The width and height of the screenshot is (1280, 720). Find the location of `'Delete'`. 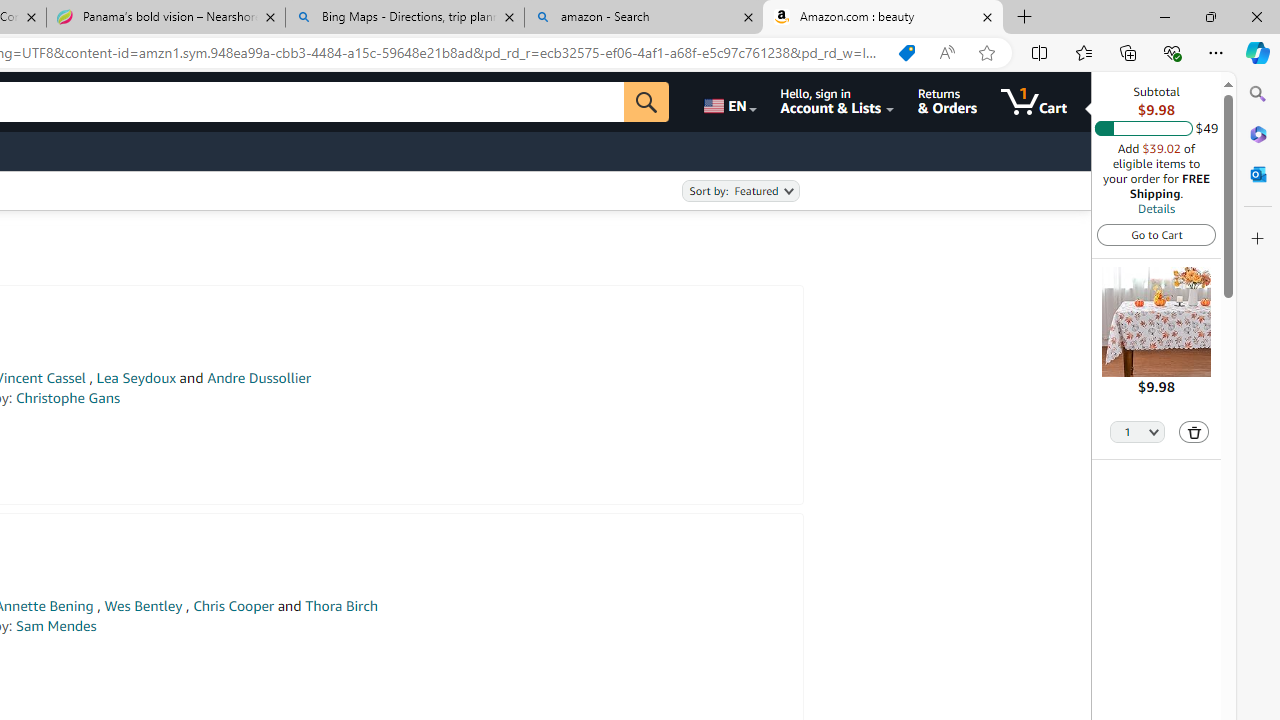

'Delete' is located at coordinates (1194, 431).